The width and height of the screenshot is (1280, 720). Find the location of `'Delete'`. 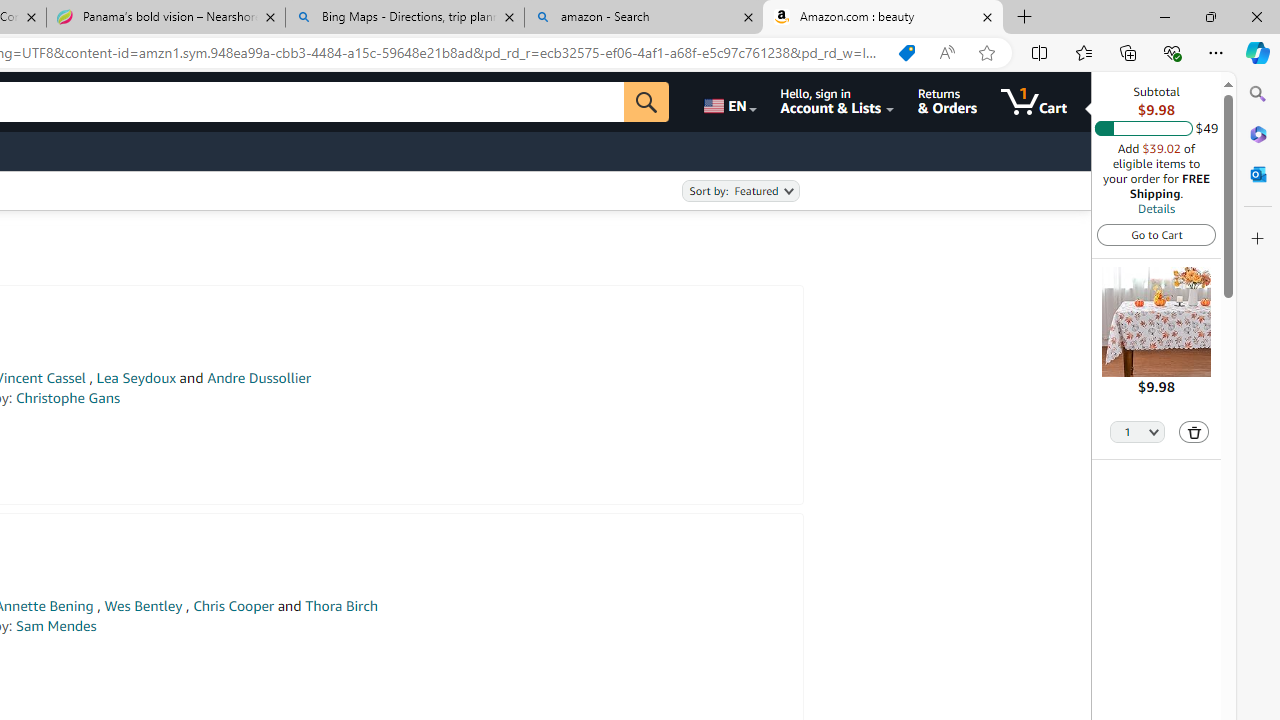

'Delete' is located at coordinates (1194, 431).